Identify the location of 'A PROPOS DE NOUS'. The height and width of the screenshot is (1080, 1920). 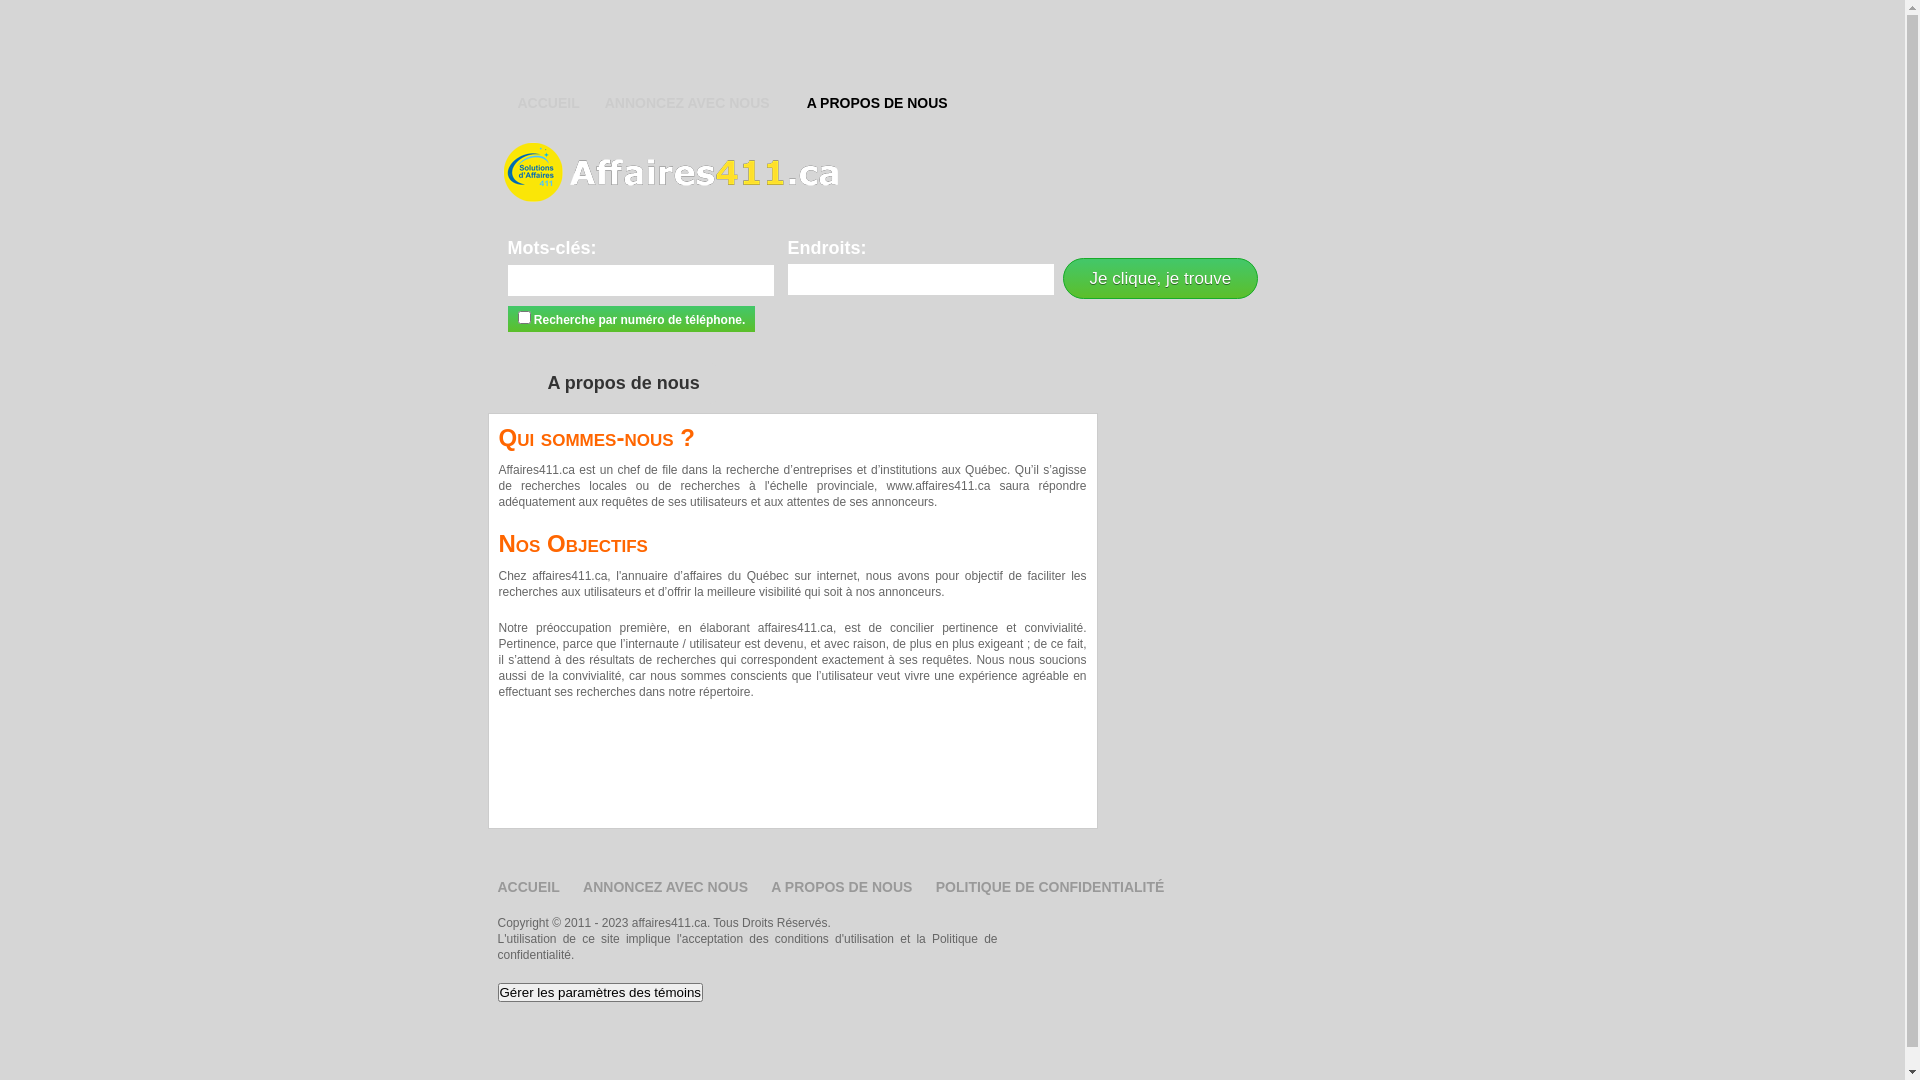
(877, 104).